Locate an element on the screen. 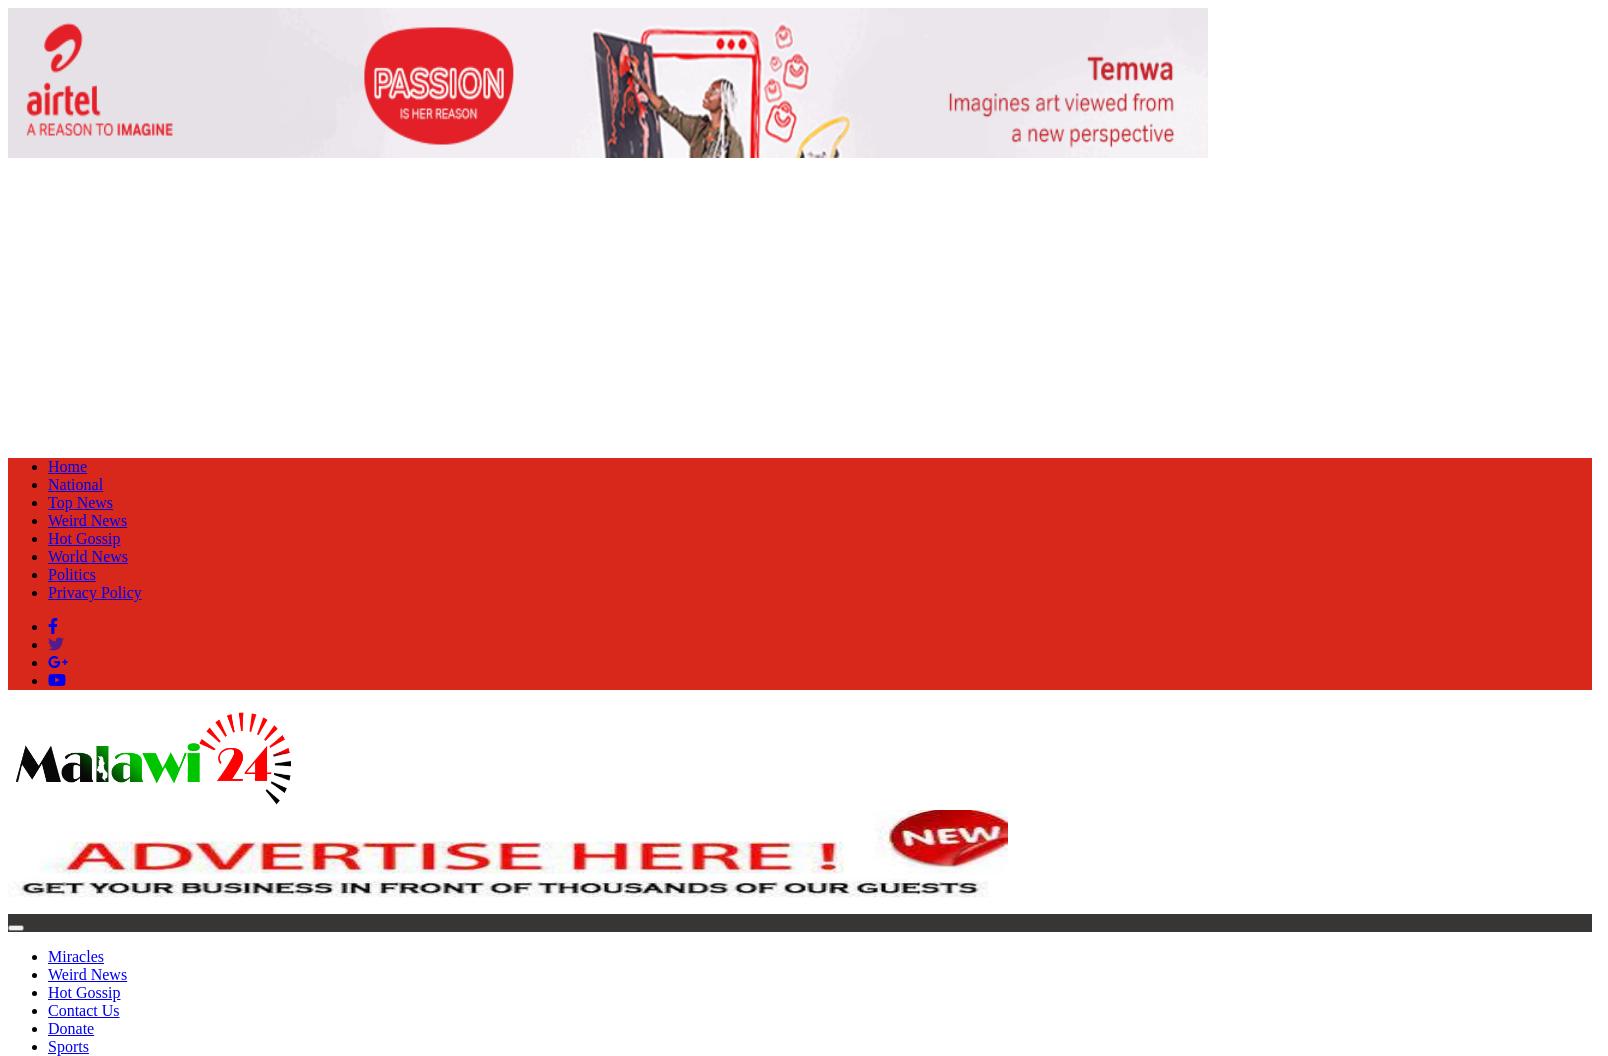 This screenshot has height=1056, width=1608. 'Sports' is located at coordinates (47, 1045).